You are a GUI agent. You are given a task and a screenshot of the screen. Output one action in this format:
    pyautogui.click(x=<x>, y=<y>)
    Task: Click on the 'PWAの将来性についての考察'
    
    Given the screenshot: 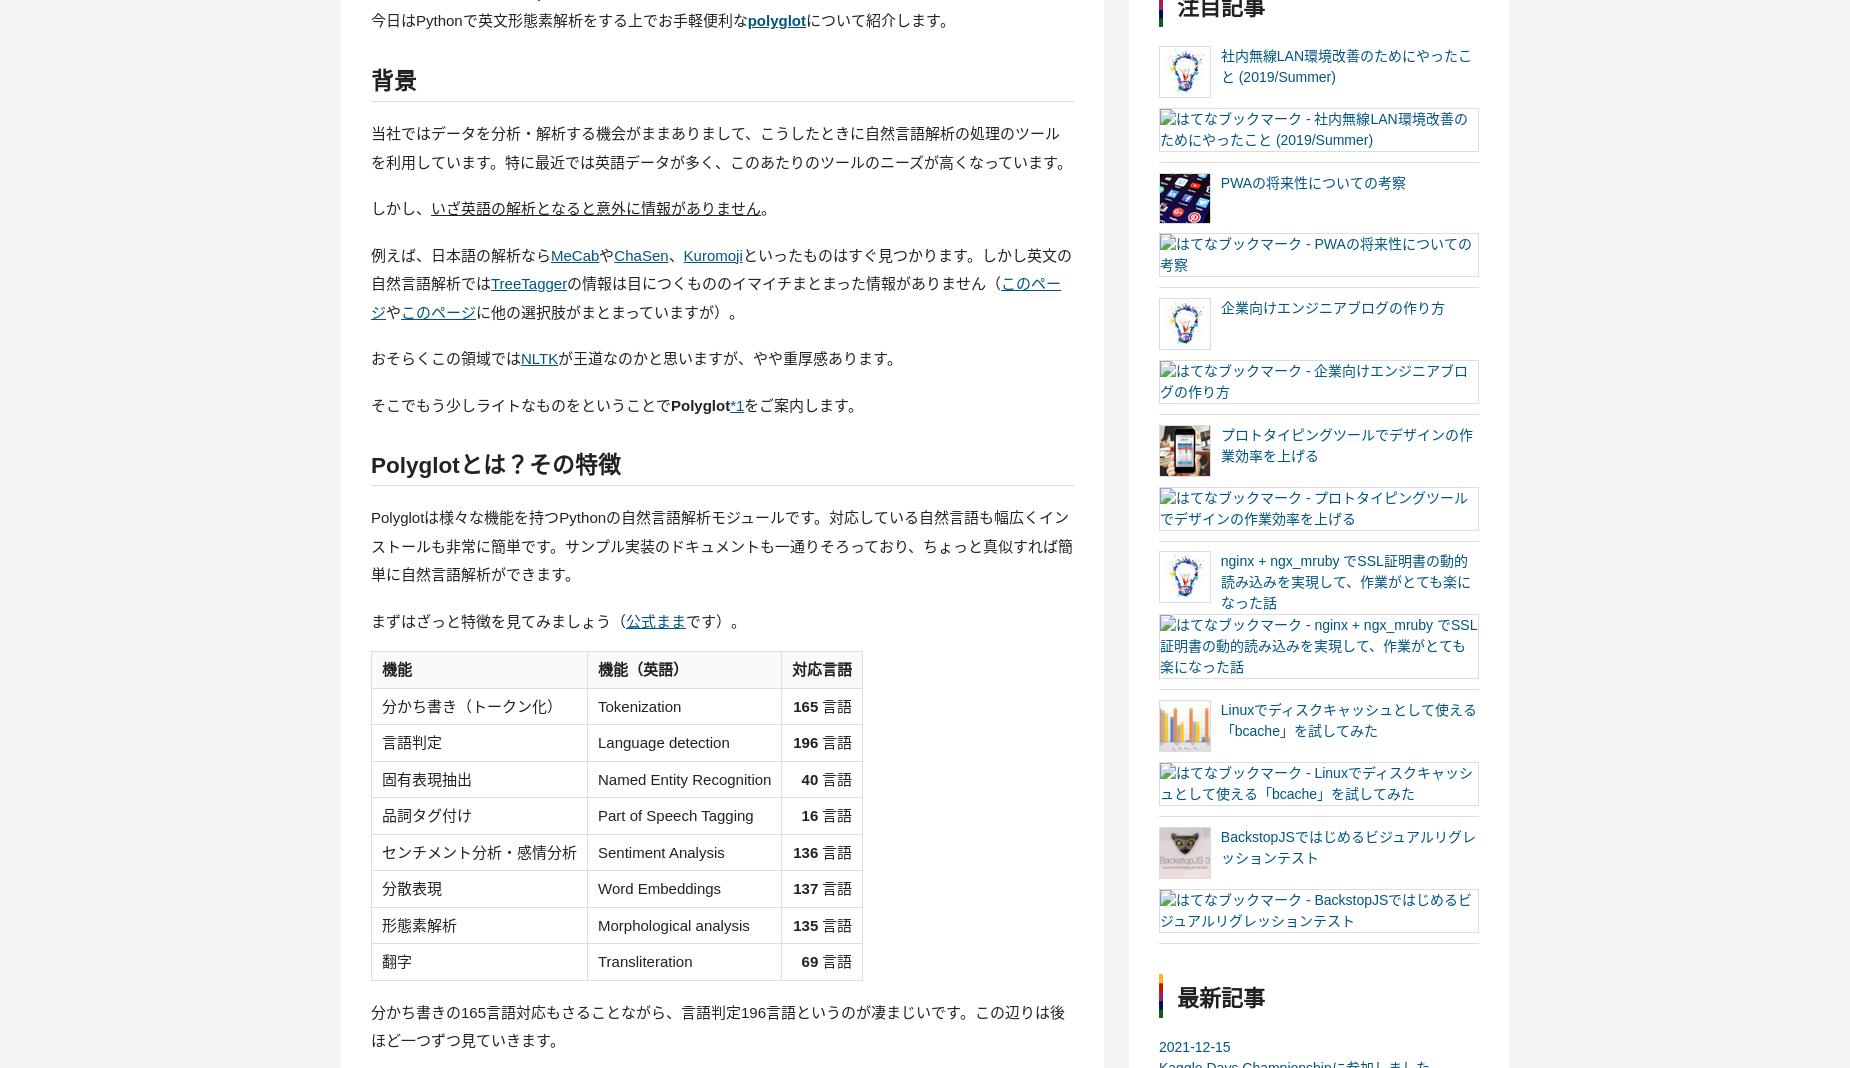 What is the action you would take?
    pyautogui.click(x=1311, y=181)
    